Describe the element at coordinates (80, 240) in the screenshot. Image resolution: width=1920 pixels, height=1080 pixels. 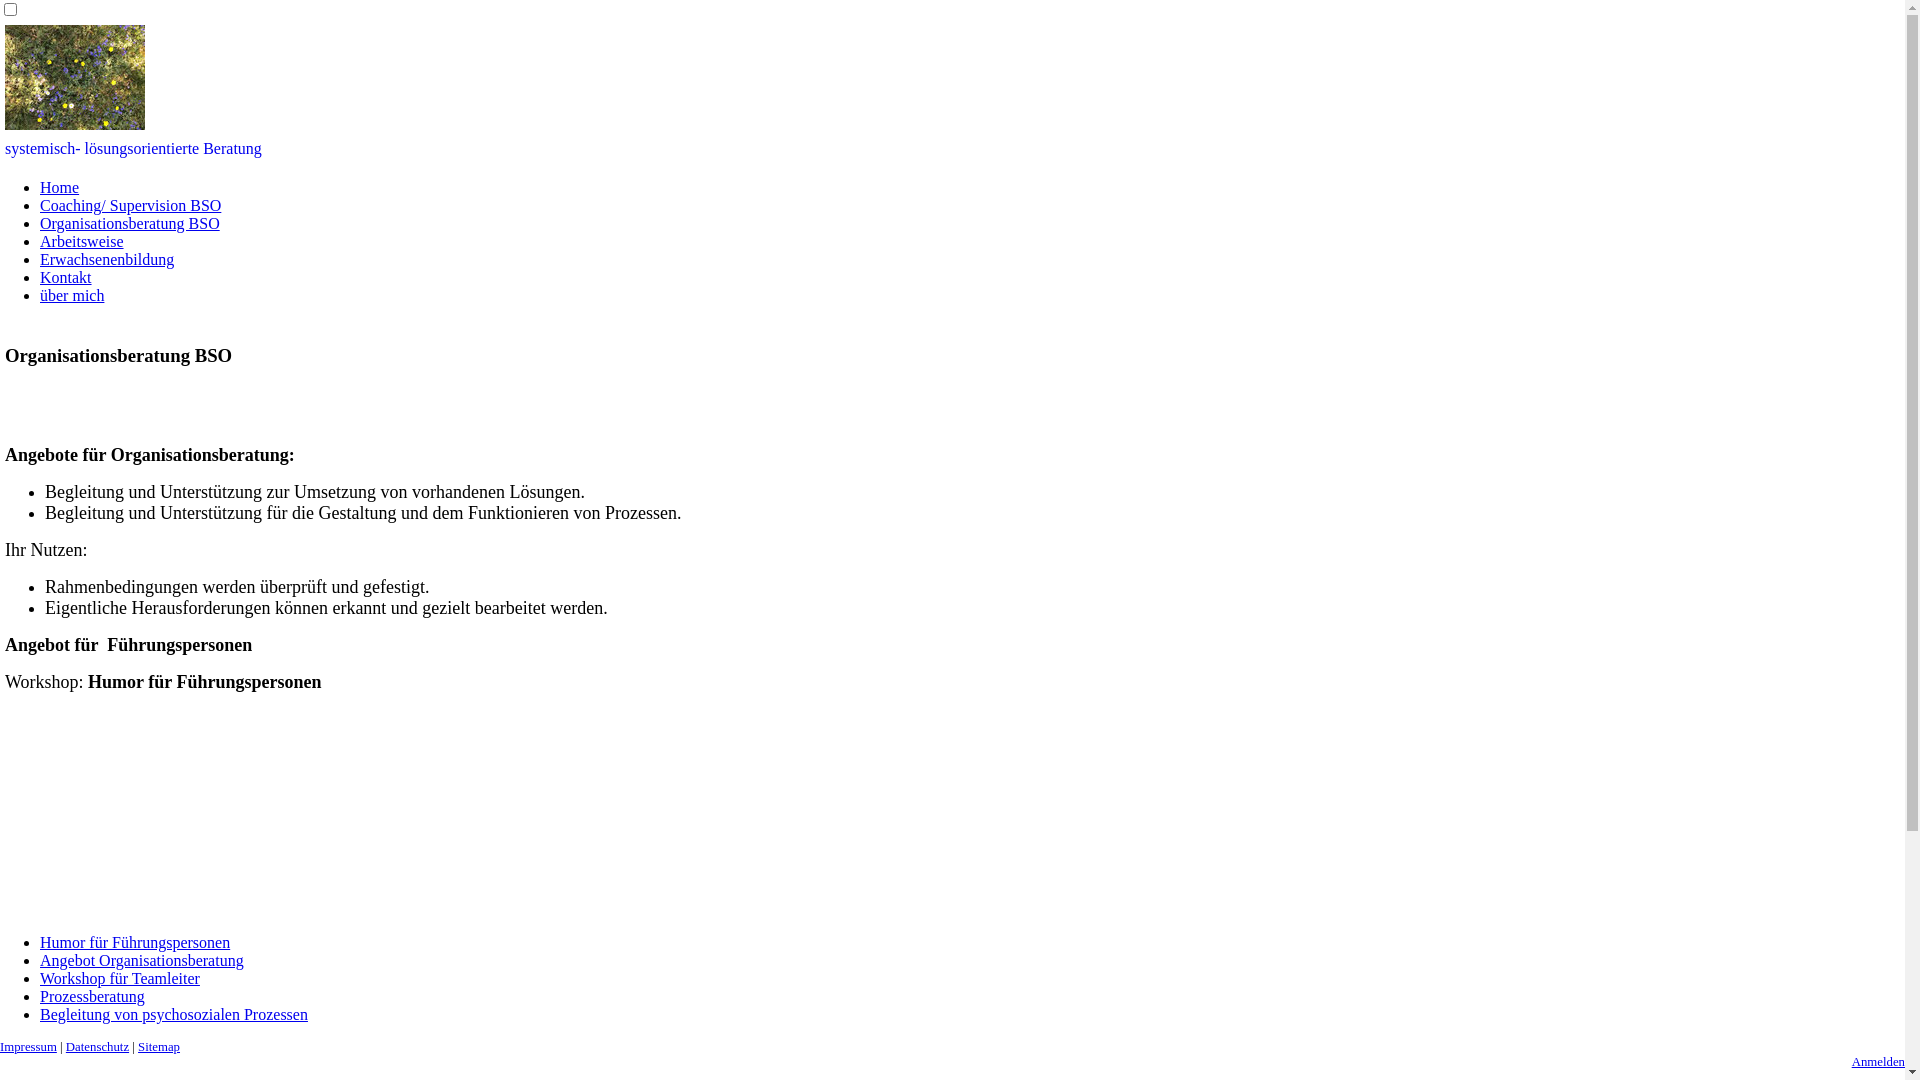
I see `'Arbeitsweise'` at that location.